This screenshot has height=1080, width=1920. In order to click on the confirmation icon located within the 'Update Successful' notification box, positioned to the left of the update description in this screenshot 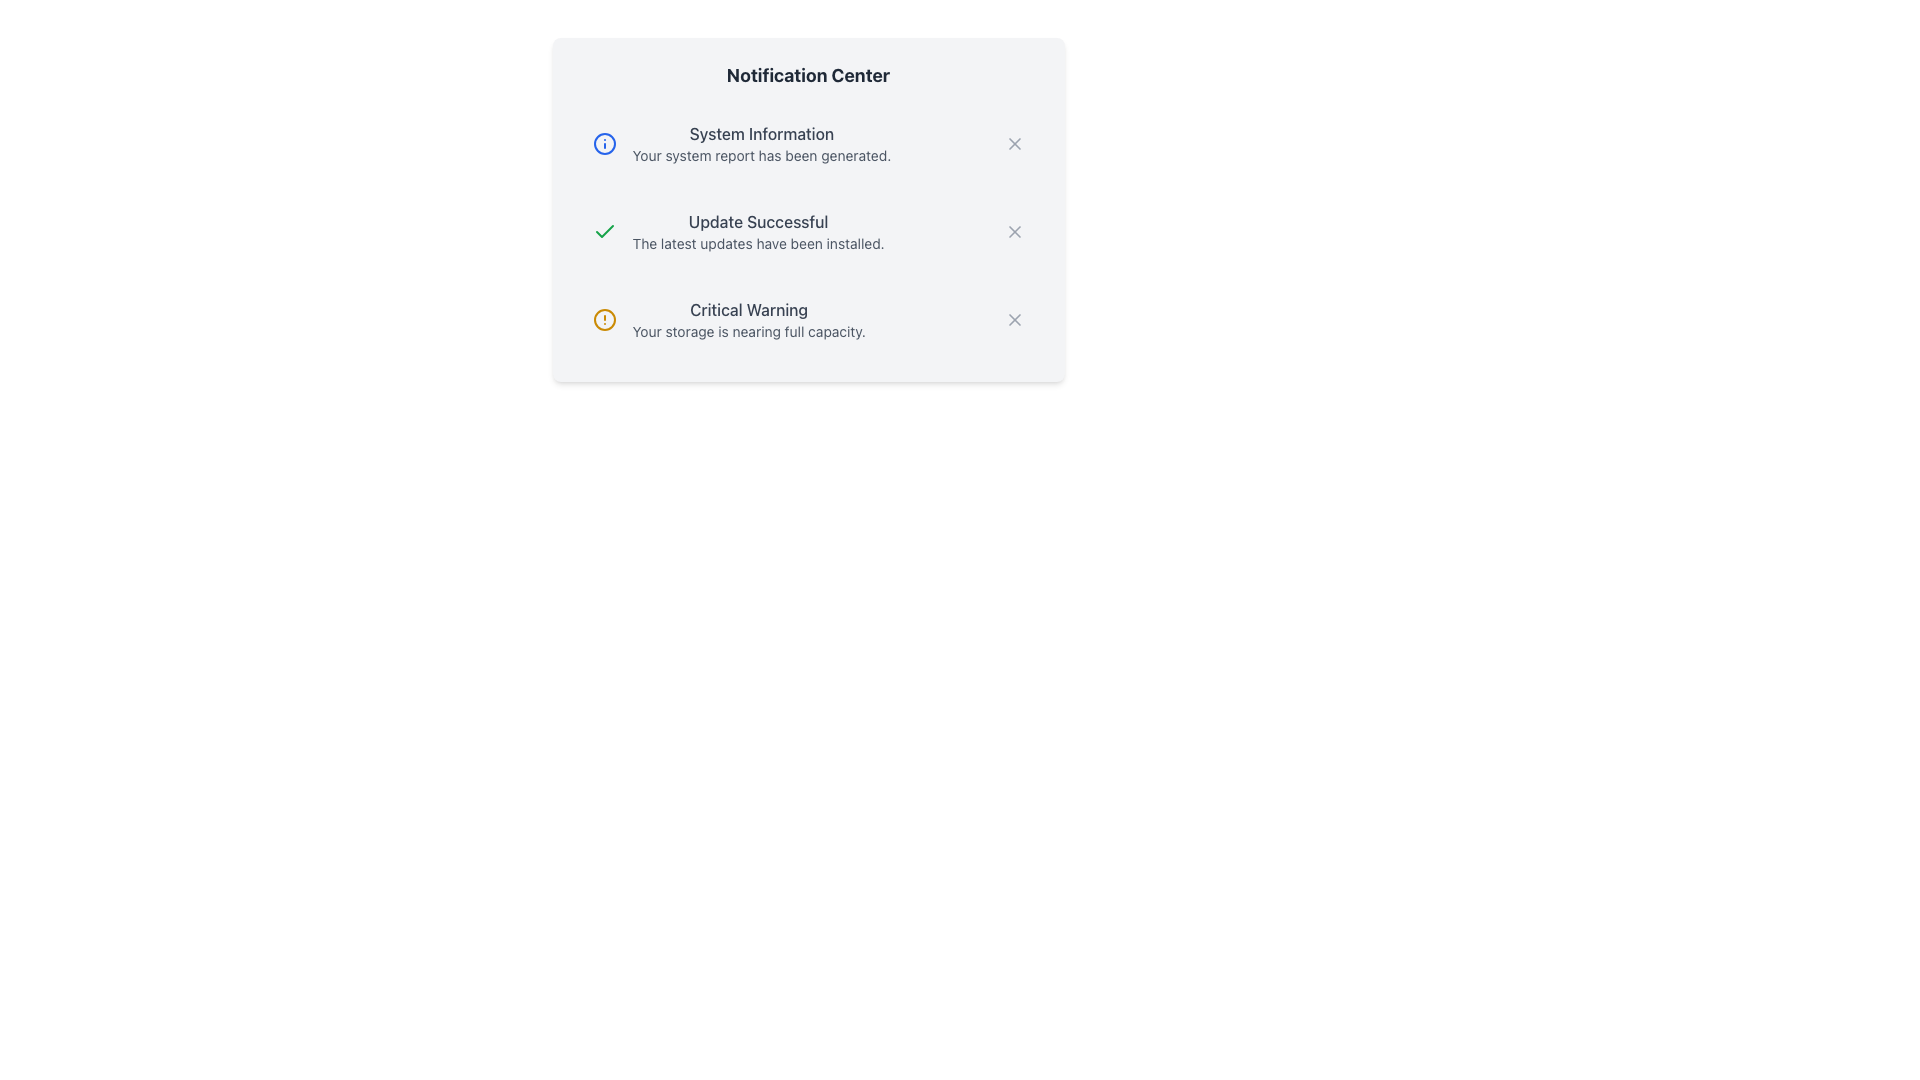, I will do `click(603, 230)`.